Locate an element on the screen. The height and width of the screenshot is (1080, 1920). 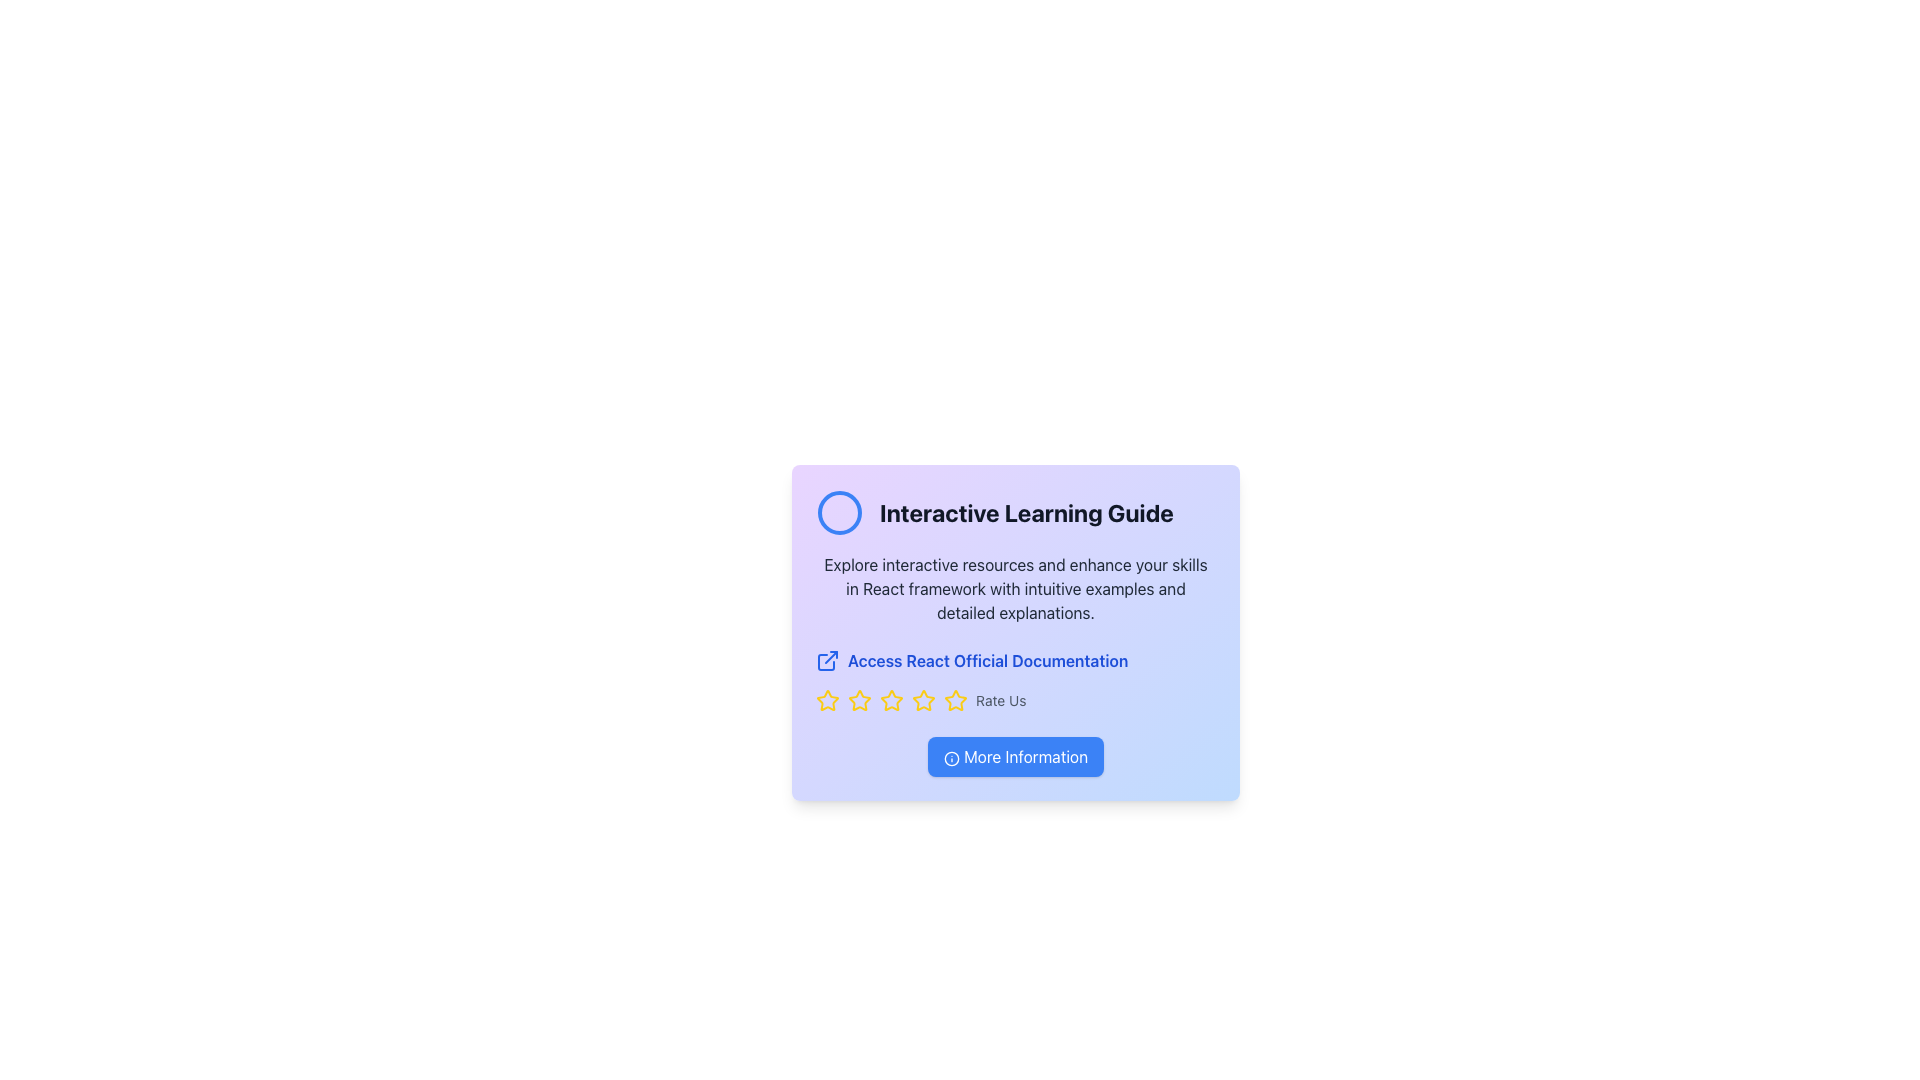
the fourth star icon is located at coordinates (923, 699).